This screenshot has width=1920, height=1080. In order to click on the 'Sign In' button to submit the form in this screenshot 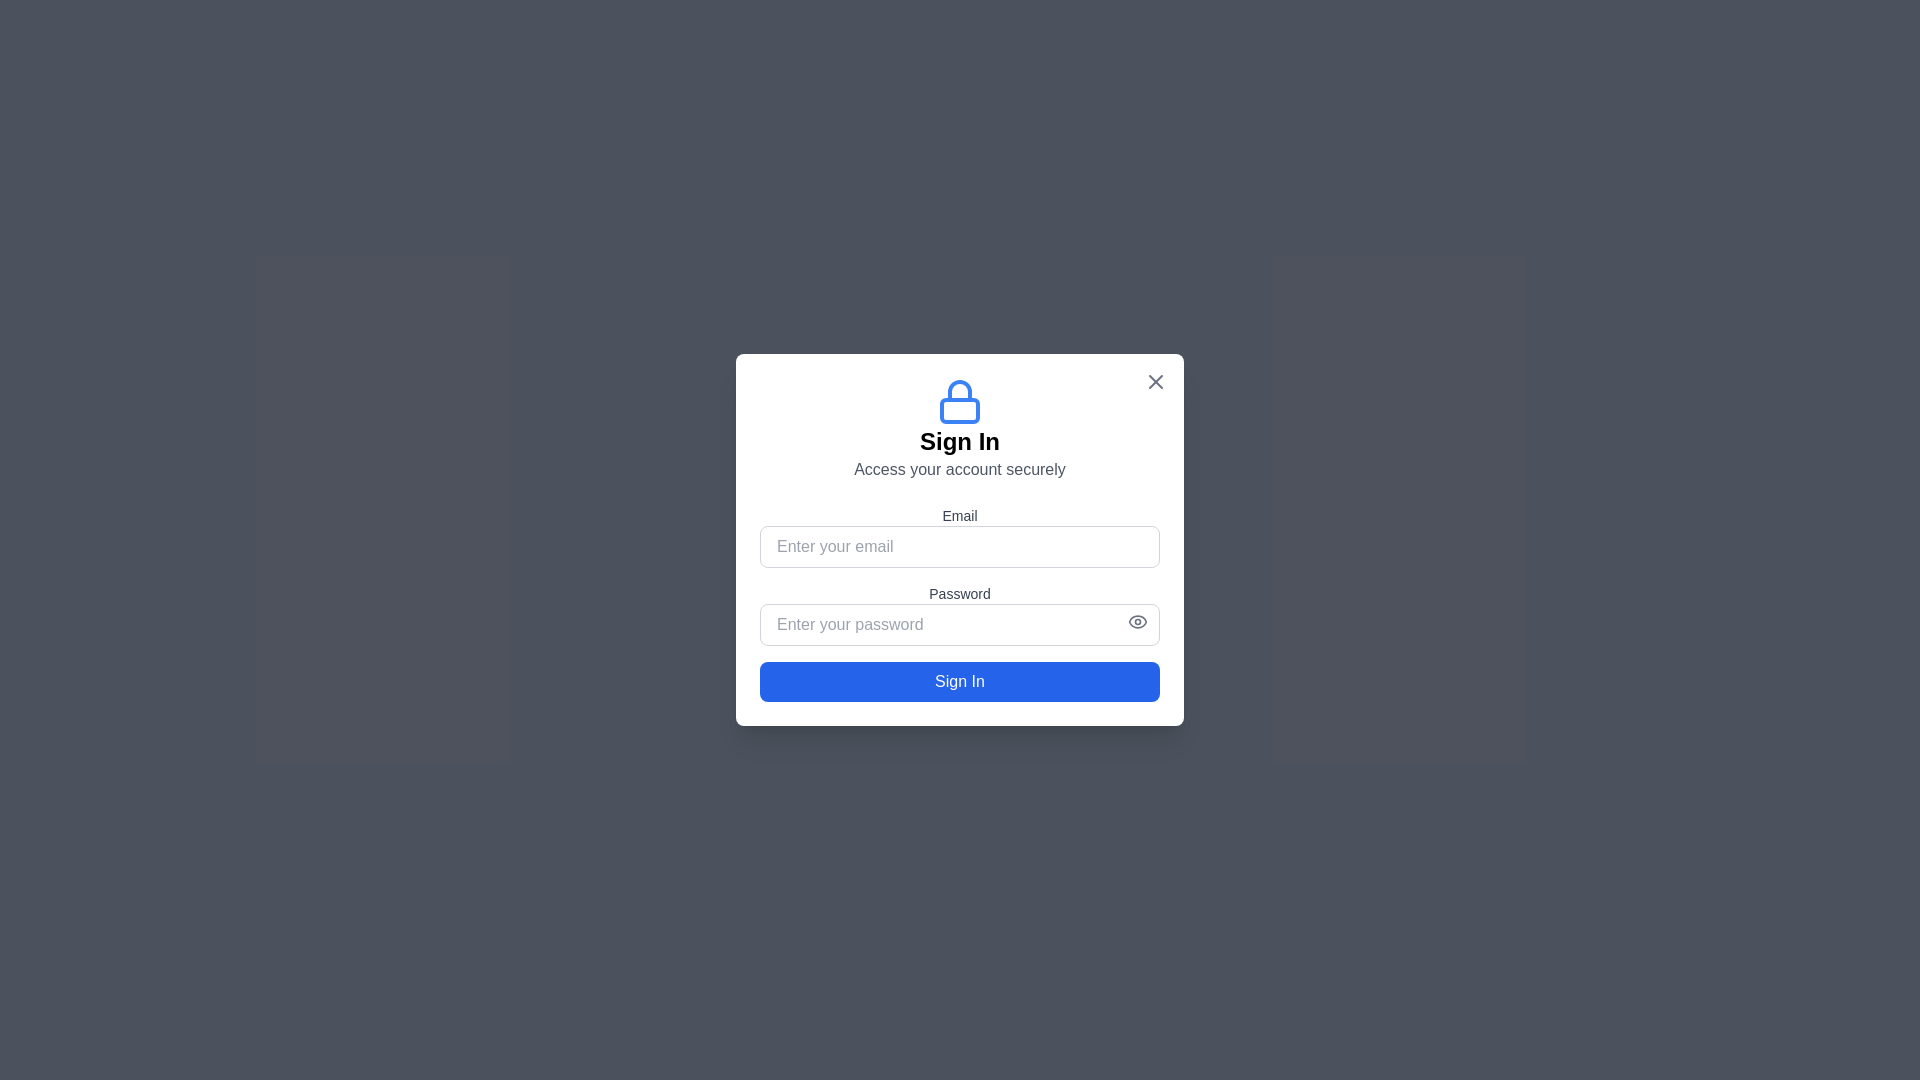, I will do `click(960, 681)`.